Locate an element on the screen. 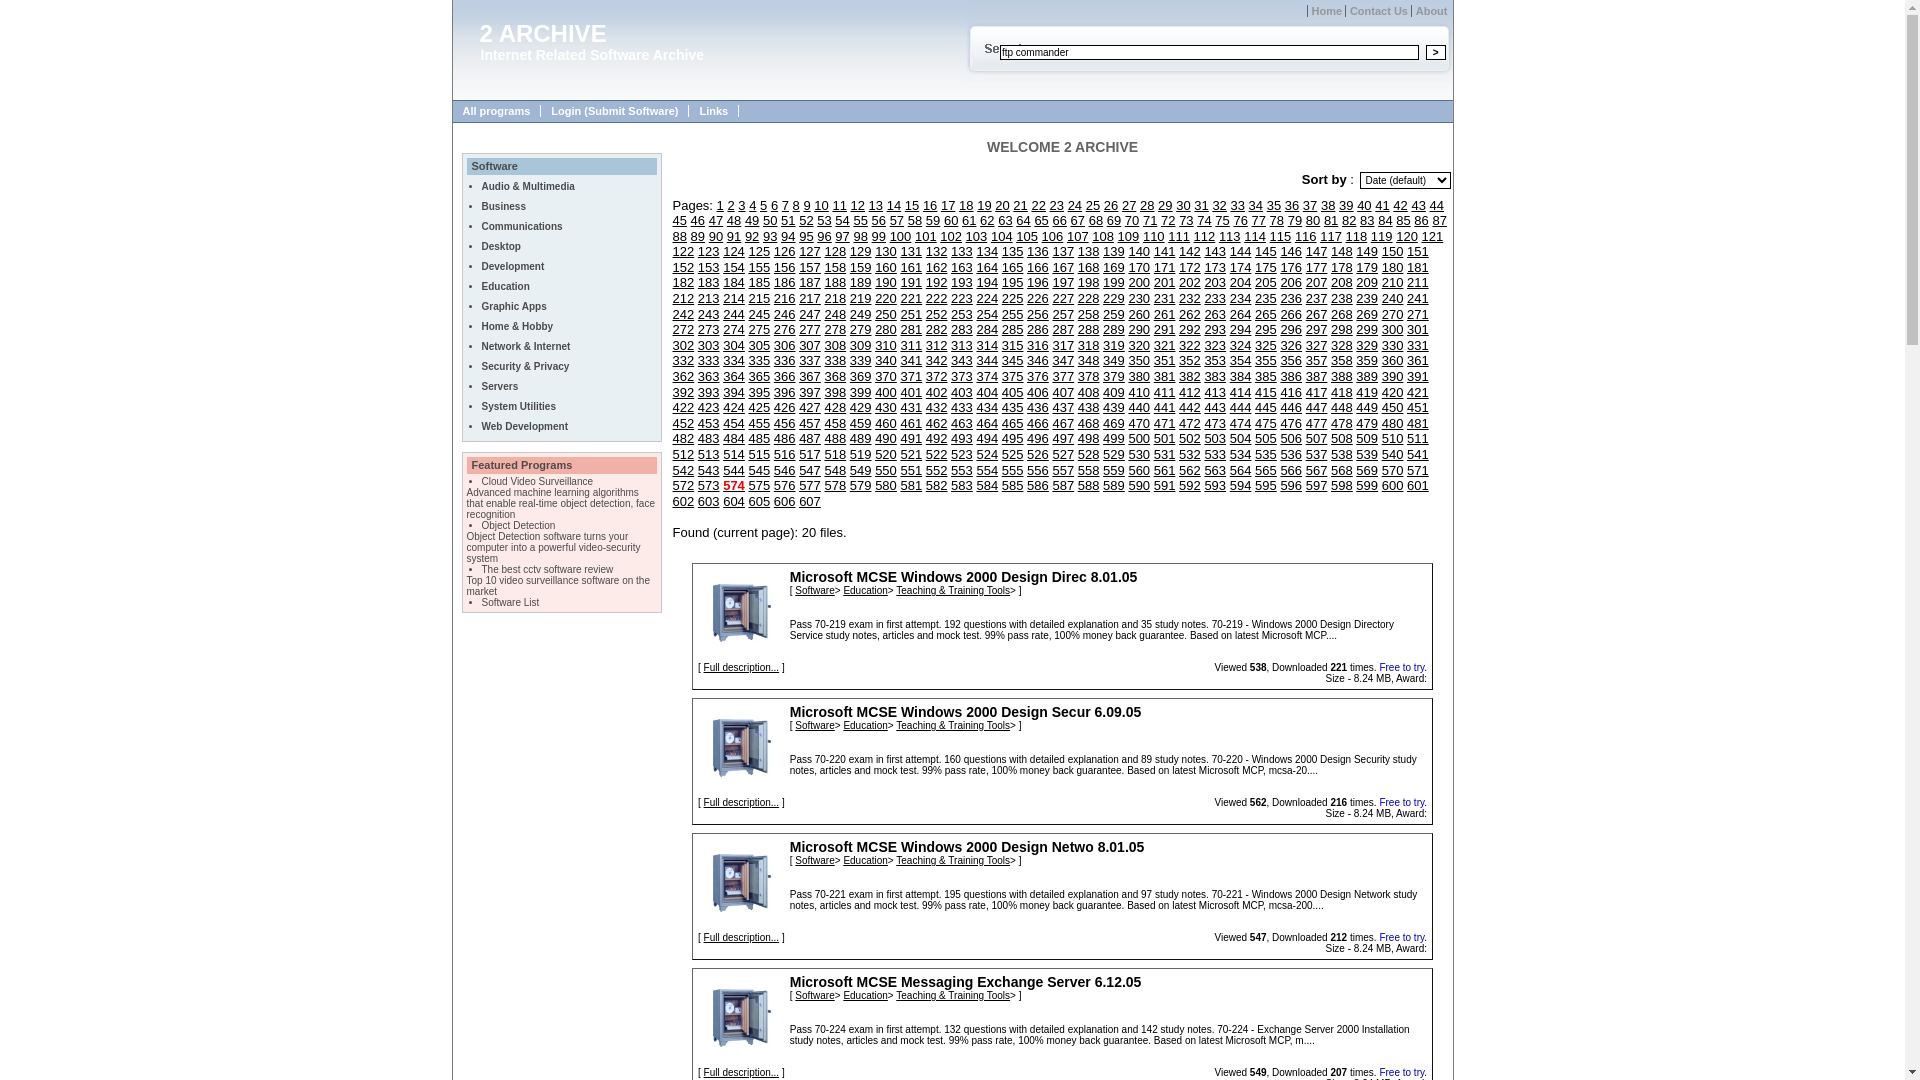 The image size is (1920, 1080). '215' is located at coordinates (757, 298).